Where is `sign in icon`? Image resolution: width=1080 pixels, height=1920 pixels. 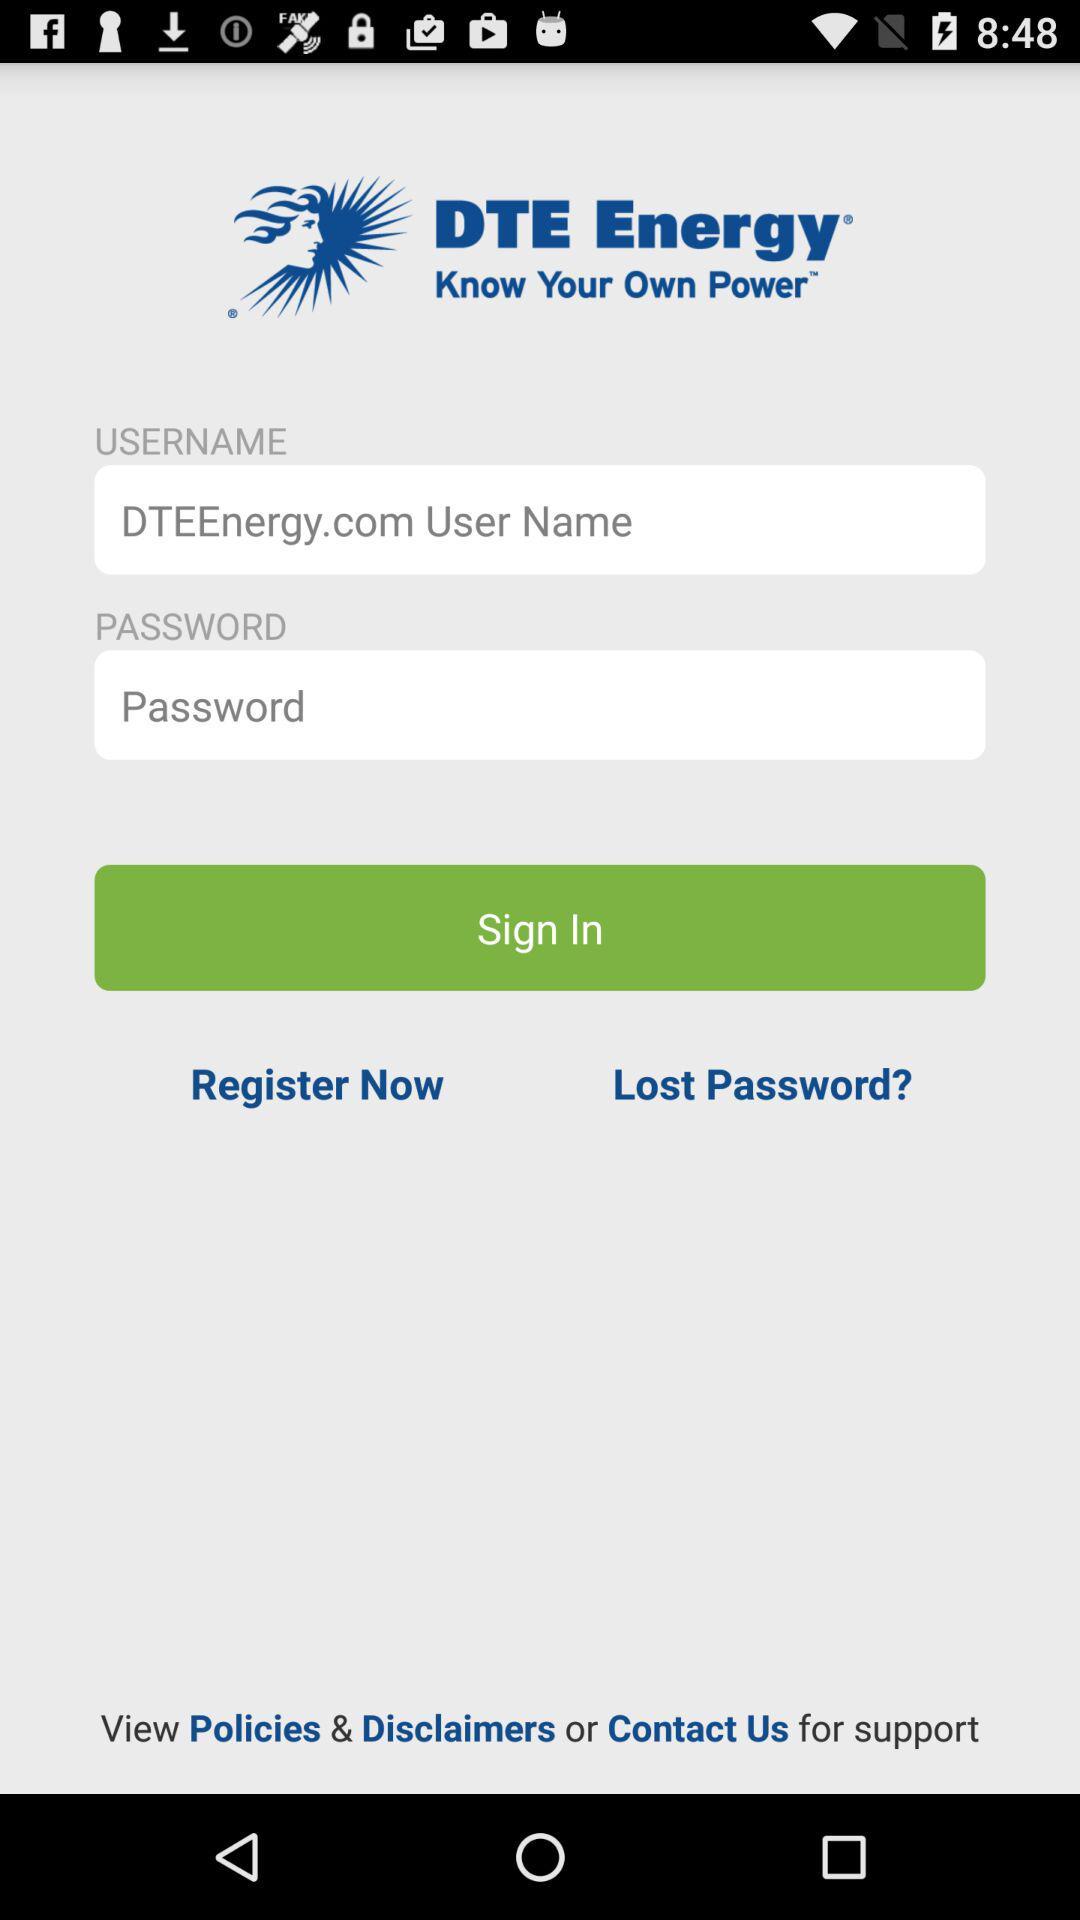 sign in icon is located at coordinates (540, 926).